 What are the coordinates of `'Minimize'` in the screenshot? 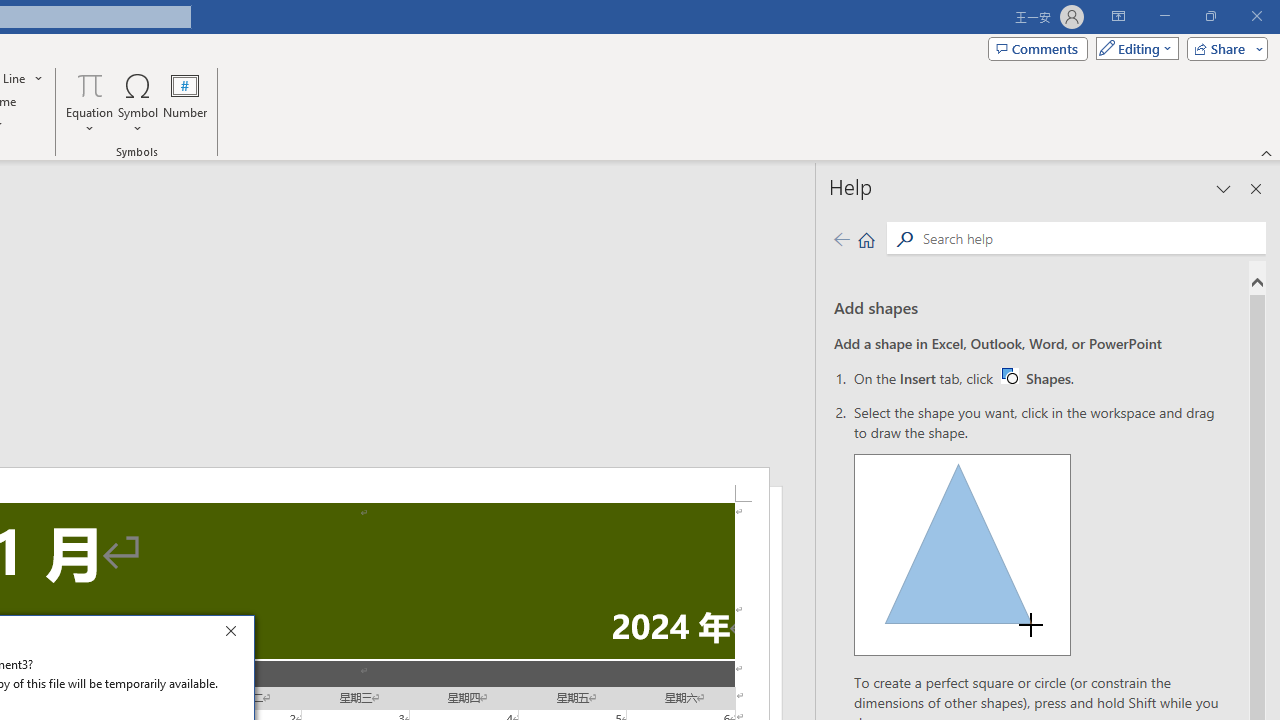 It's located at (1164, 16).